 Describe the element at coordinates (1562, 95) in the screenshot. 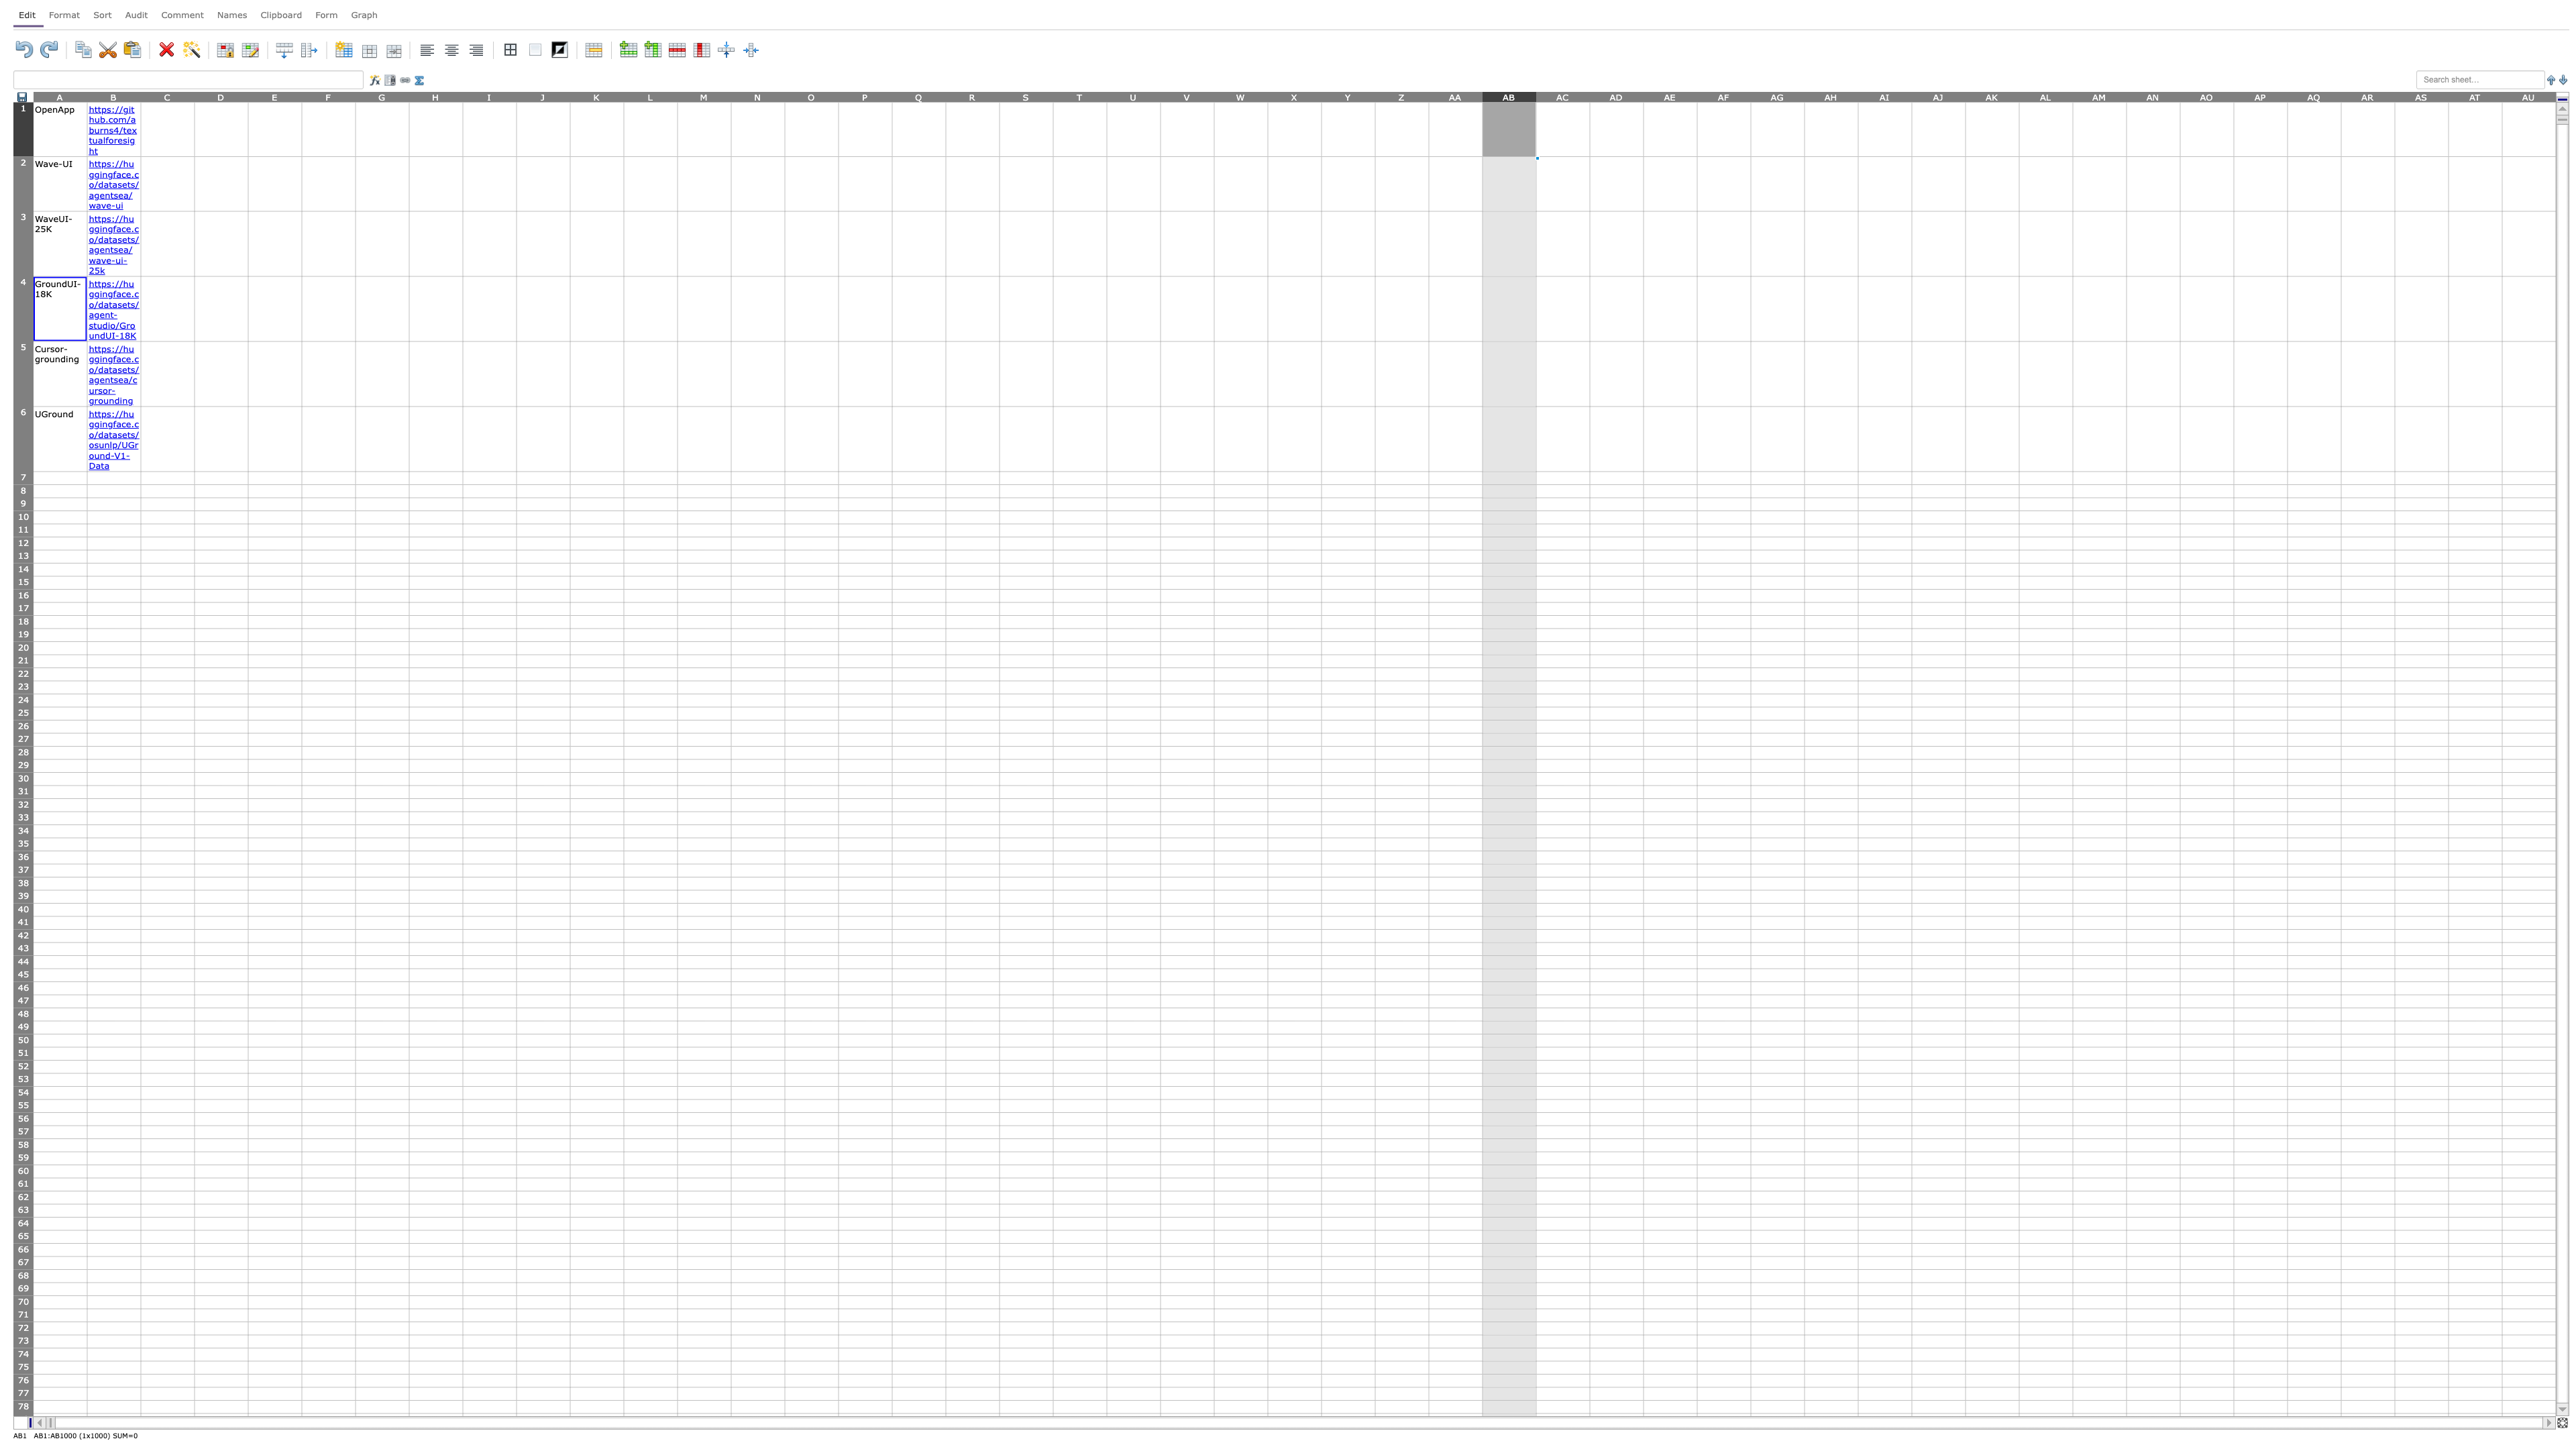

I see `column AC` at that location.